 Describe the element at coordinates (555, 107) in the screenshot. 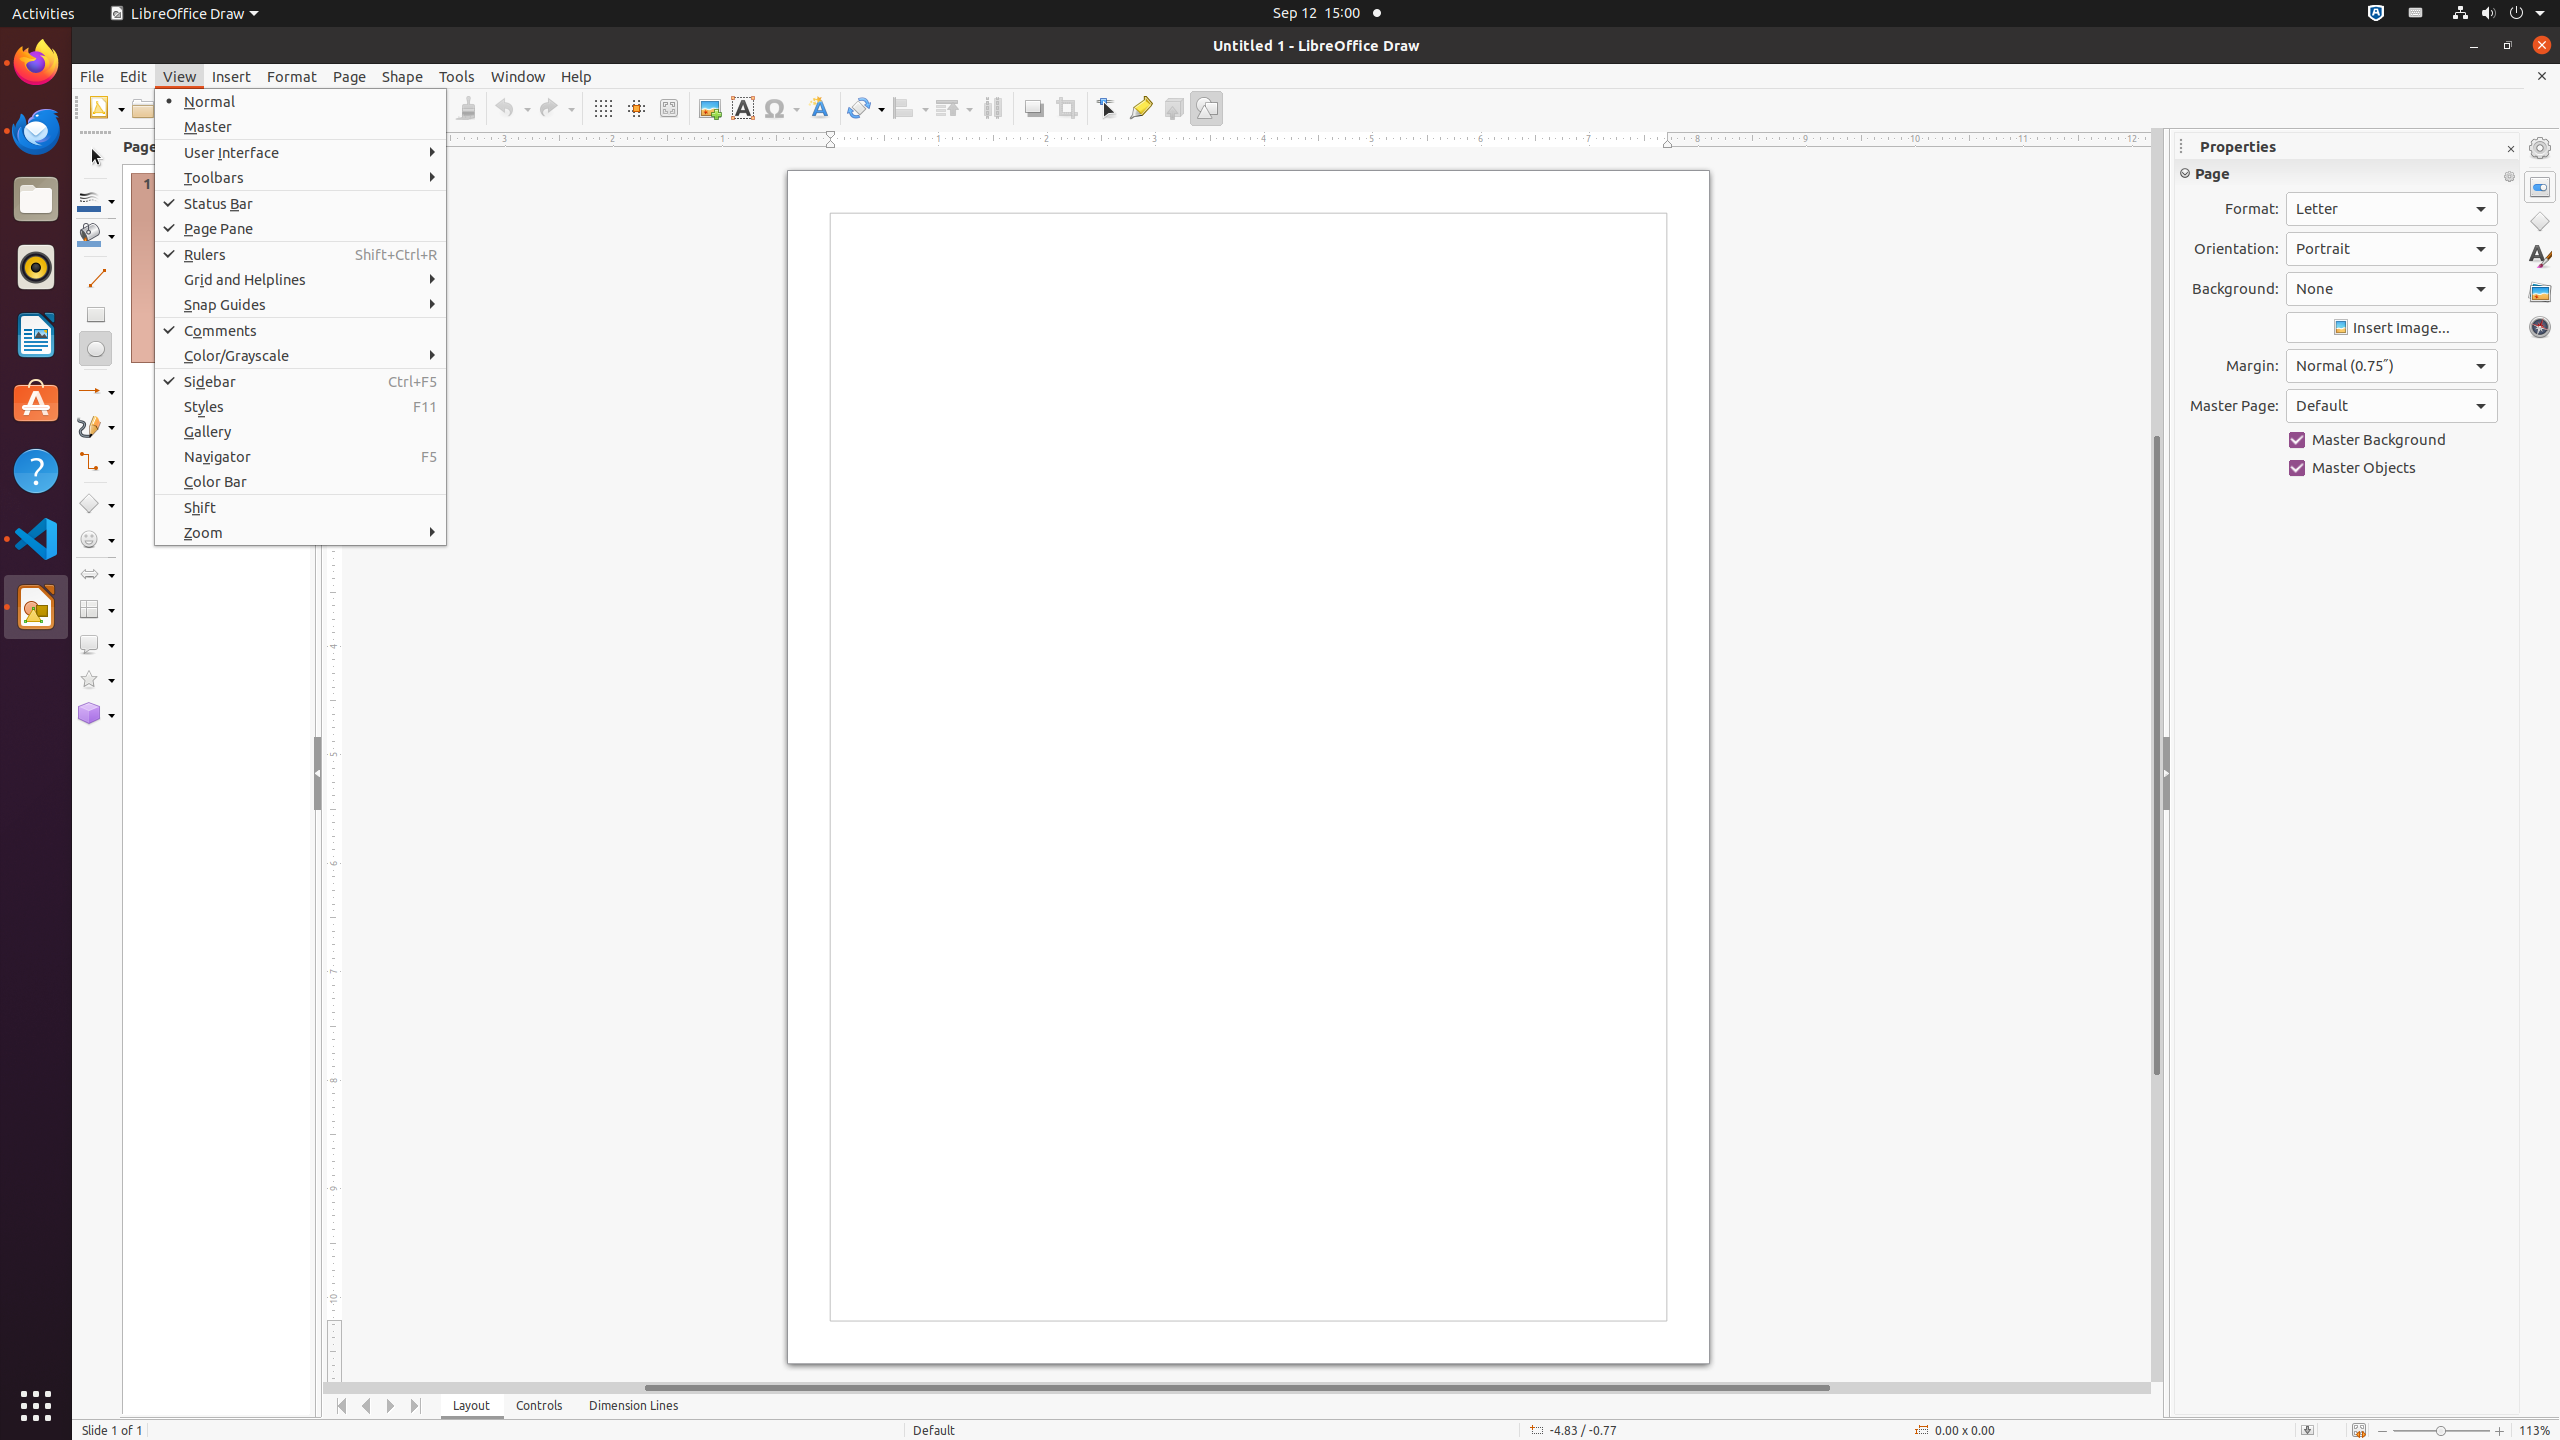

I see `'Redo'` at that location.